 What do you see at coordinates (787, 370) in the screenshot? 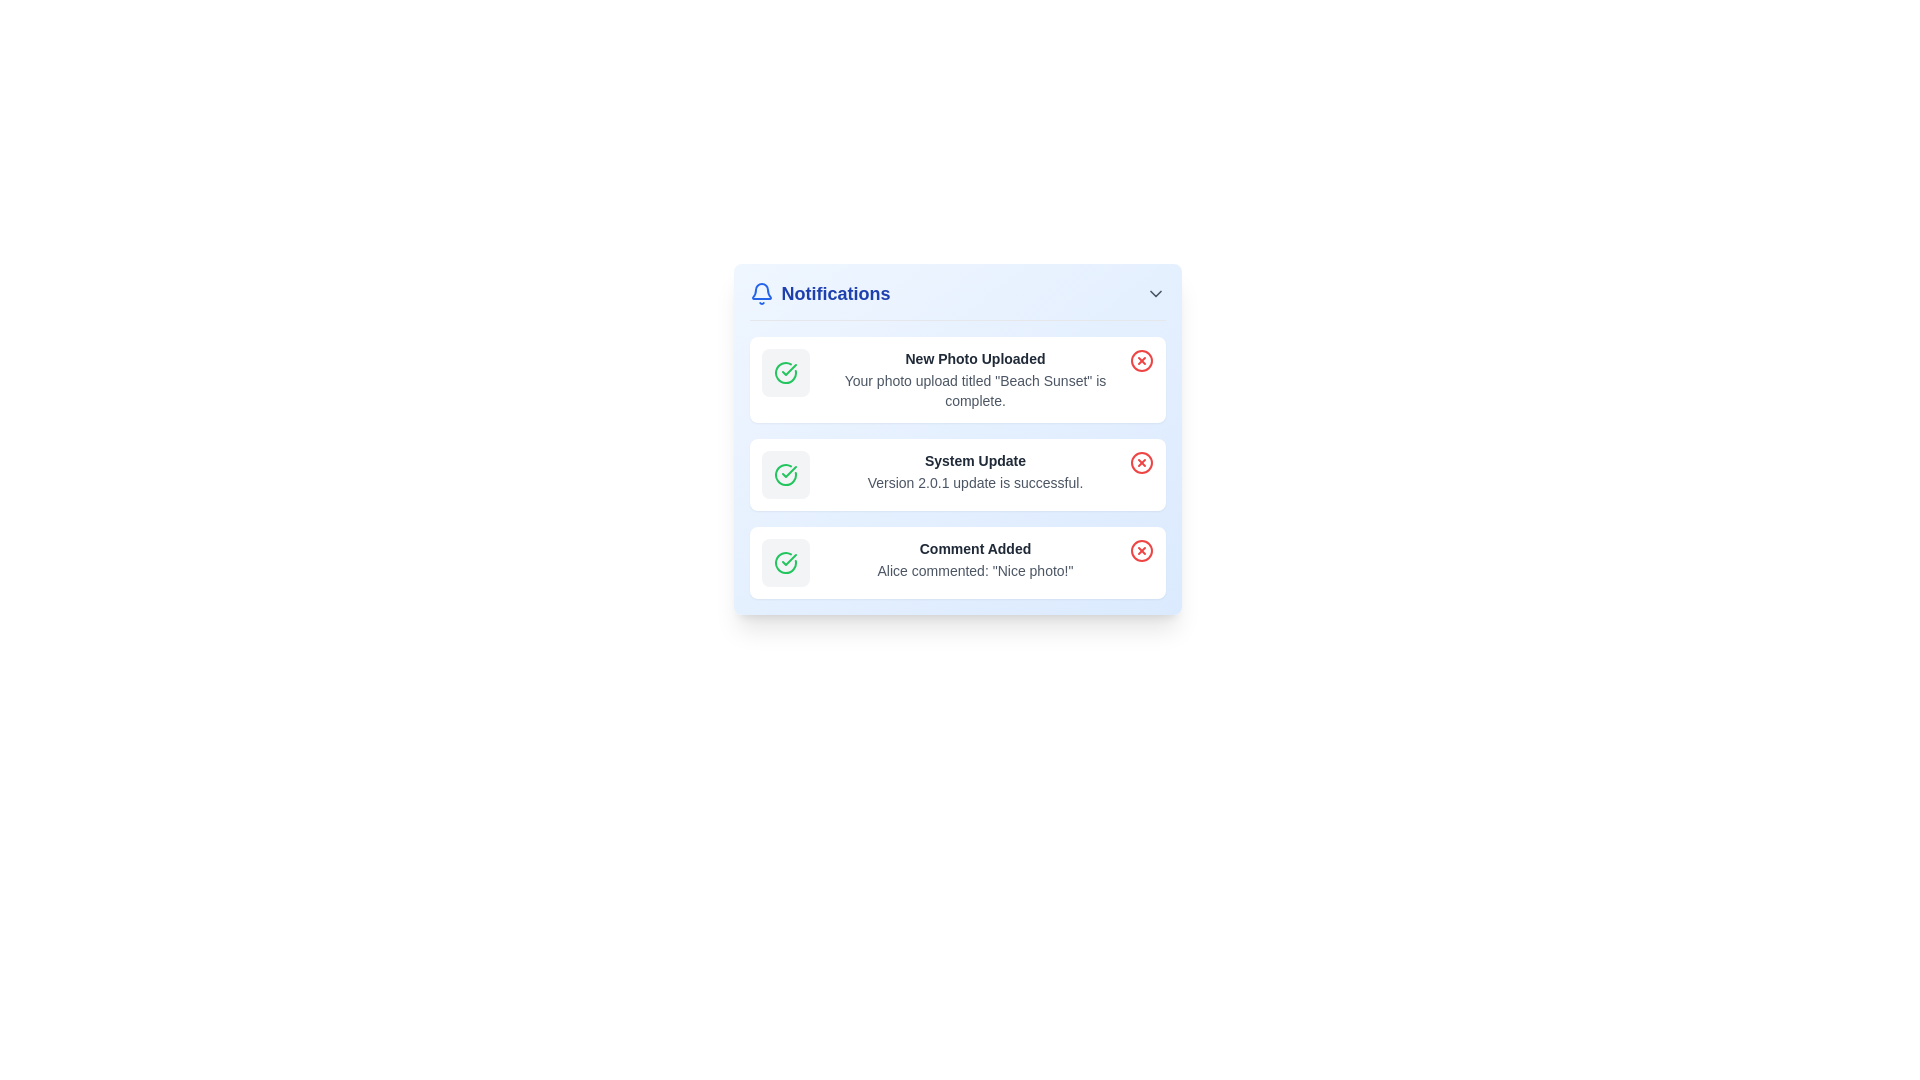
I see `the green checkmark icon within a circular outline, which indicates a successful status, located to the left of the 'System Update' text in the notification interface` at bounding box center [787, 370].